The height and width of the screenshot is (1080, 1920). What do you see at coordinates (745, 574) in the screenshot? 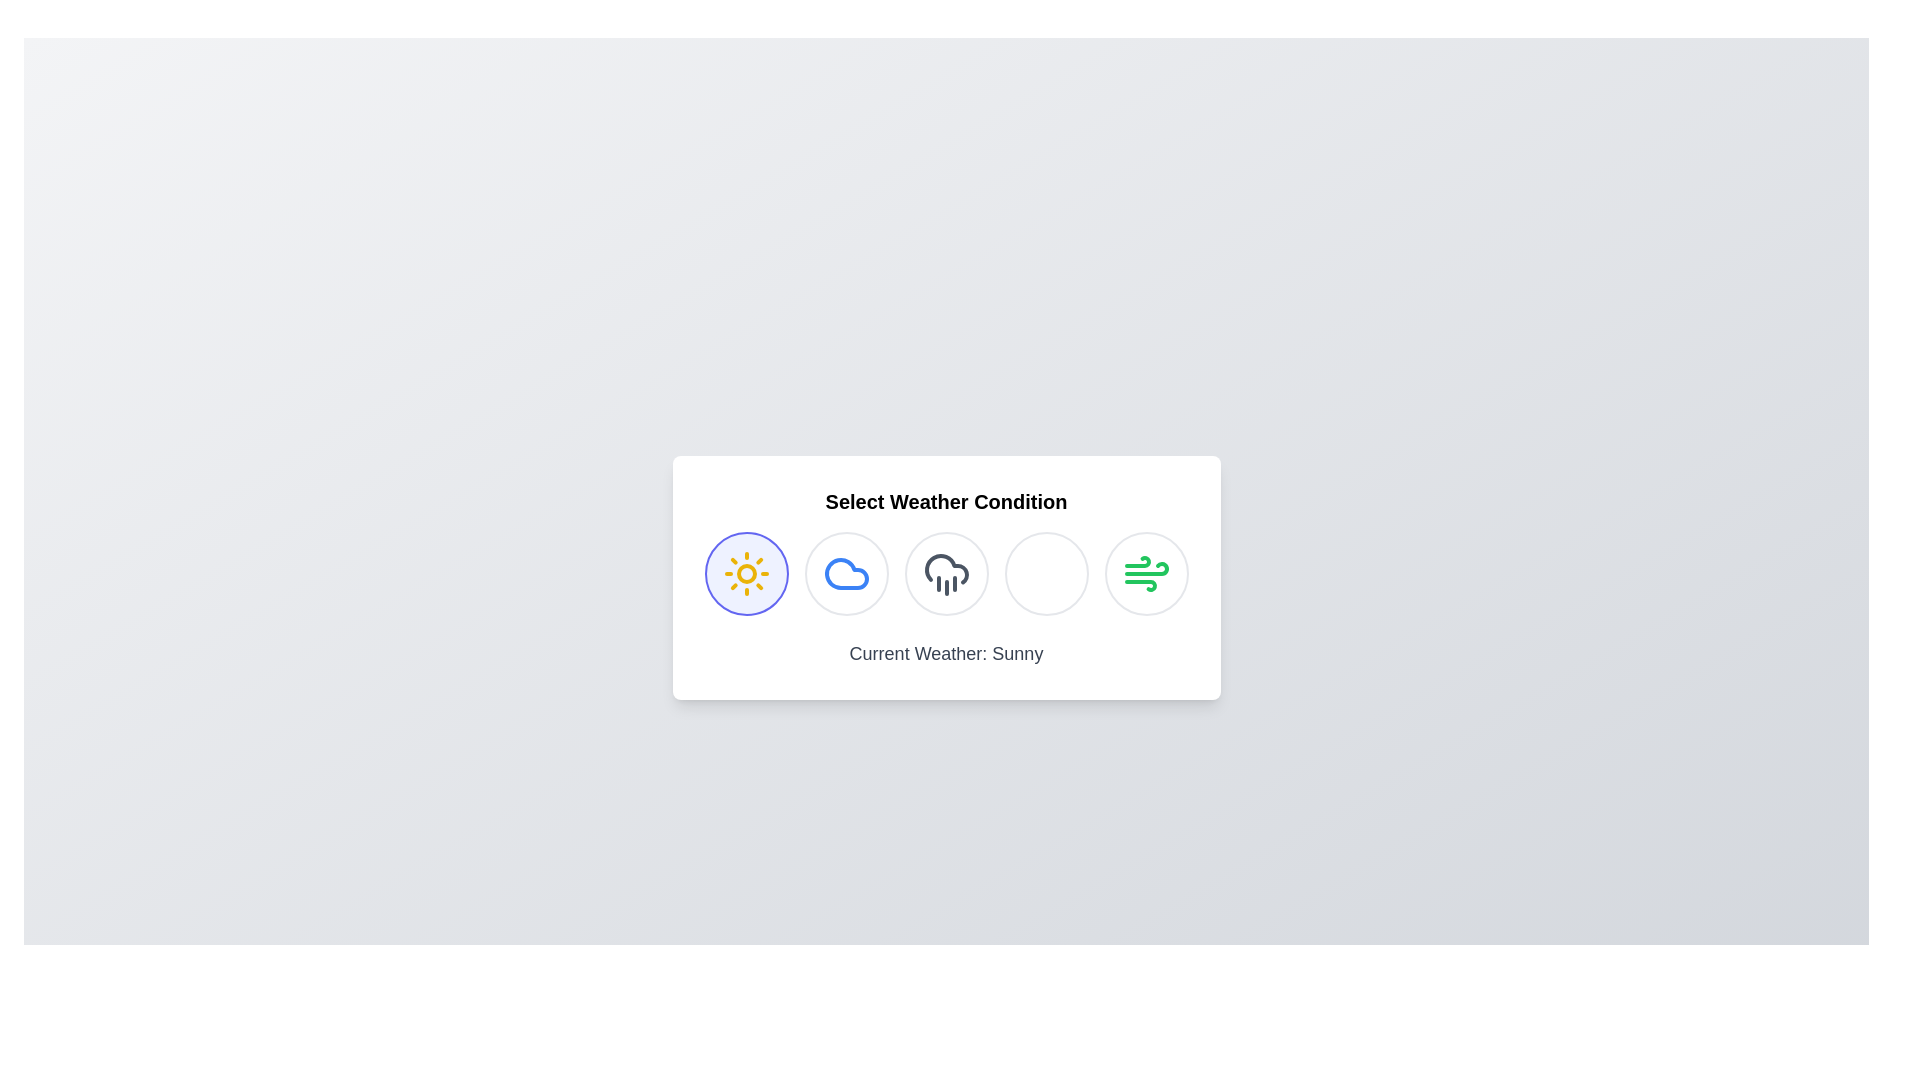
I see `the sunny weather condition button, which is the first item in the horizontal group of weather condition buttons located at the leftmost side` at bounding box center [745, 574].